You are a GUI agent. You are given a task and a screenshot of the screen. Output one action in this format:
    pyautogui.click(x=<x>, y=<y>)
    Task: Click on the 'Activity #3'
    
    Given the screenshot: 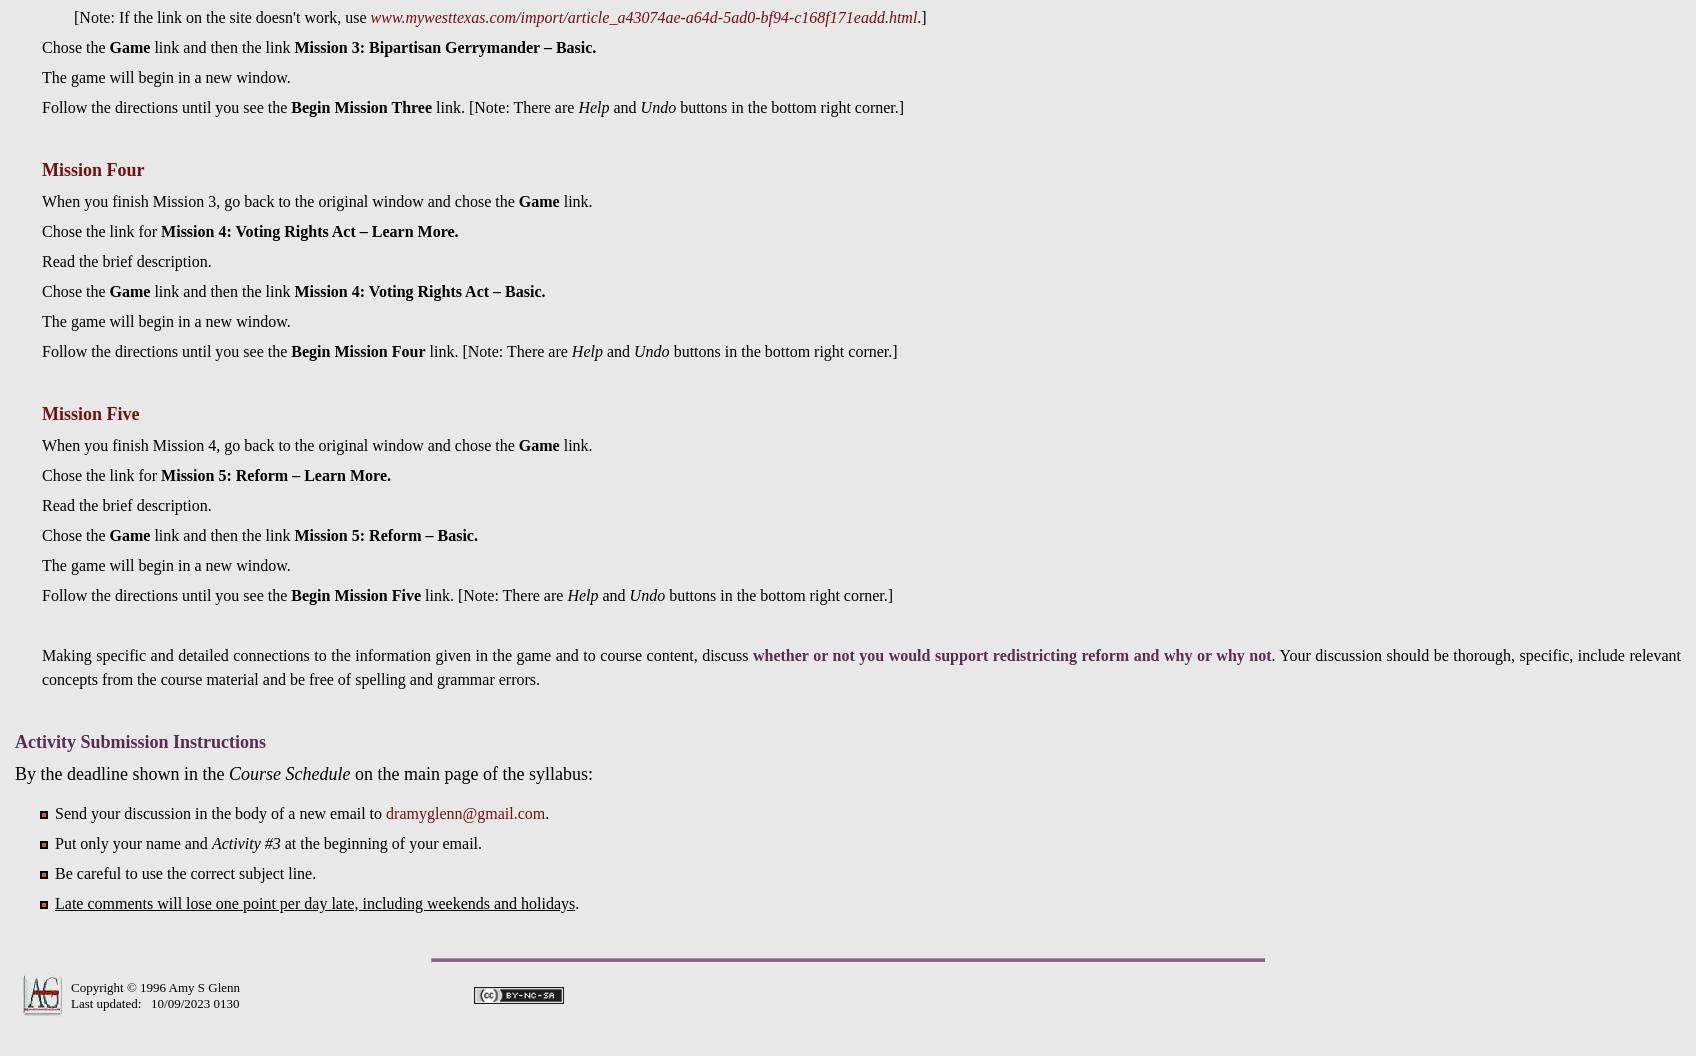 What is the action you would take?
    pyautogui.click(x=244, y=842)
    